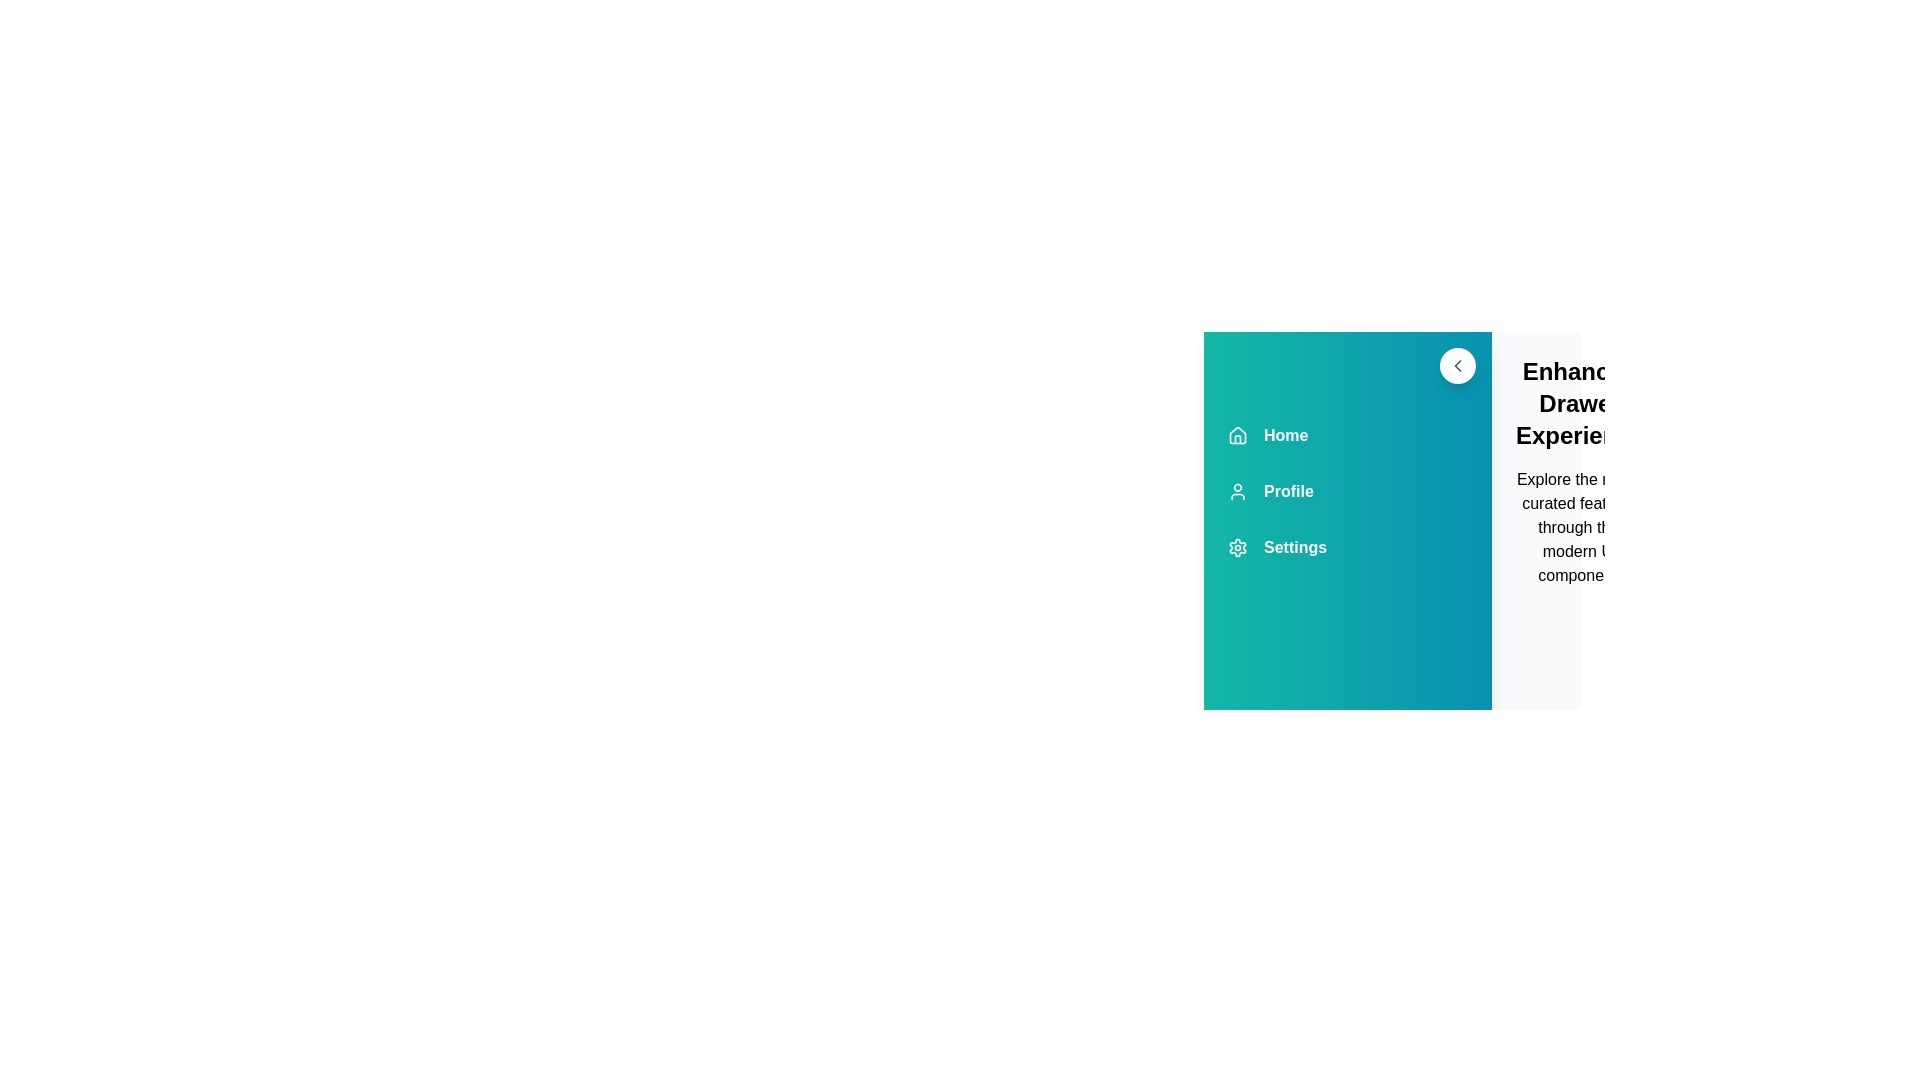 The width and height of the screenshot is (1920, 1080). I want to click on toggle button to change the drawer's state, so click(1458, 366).